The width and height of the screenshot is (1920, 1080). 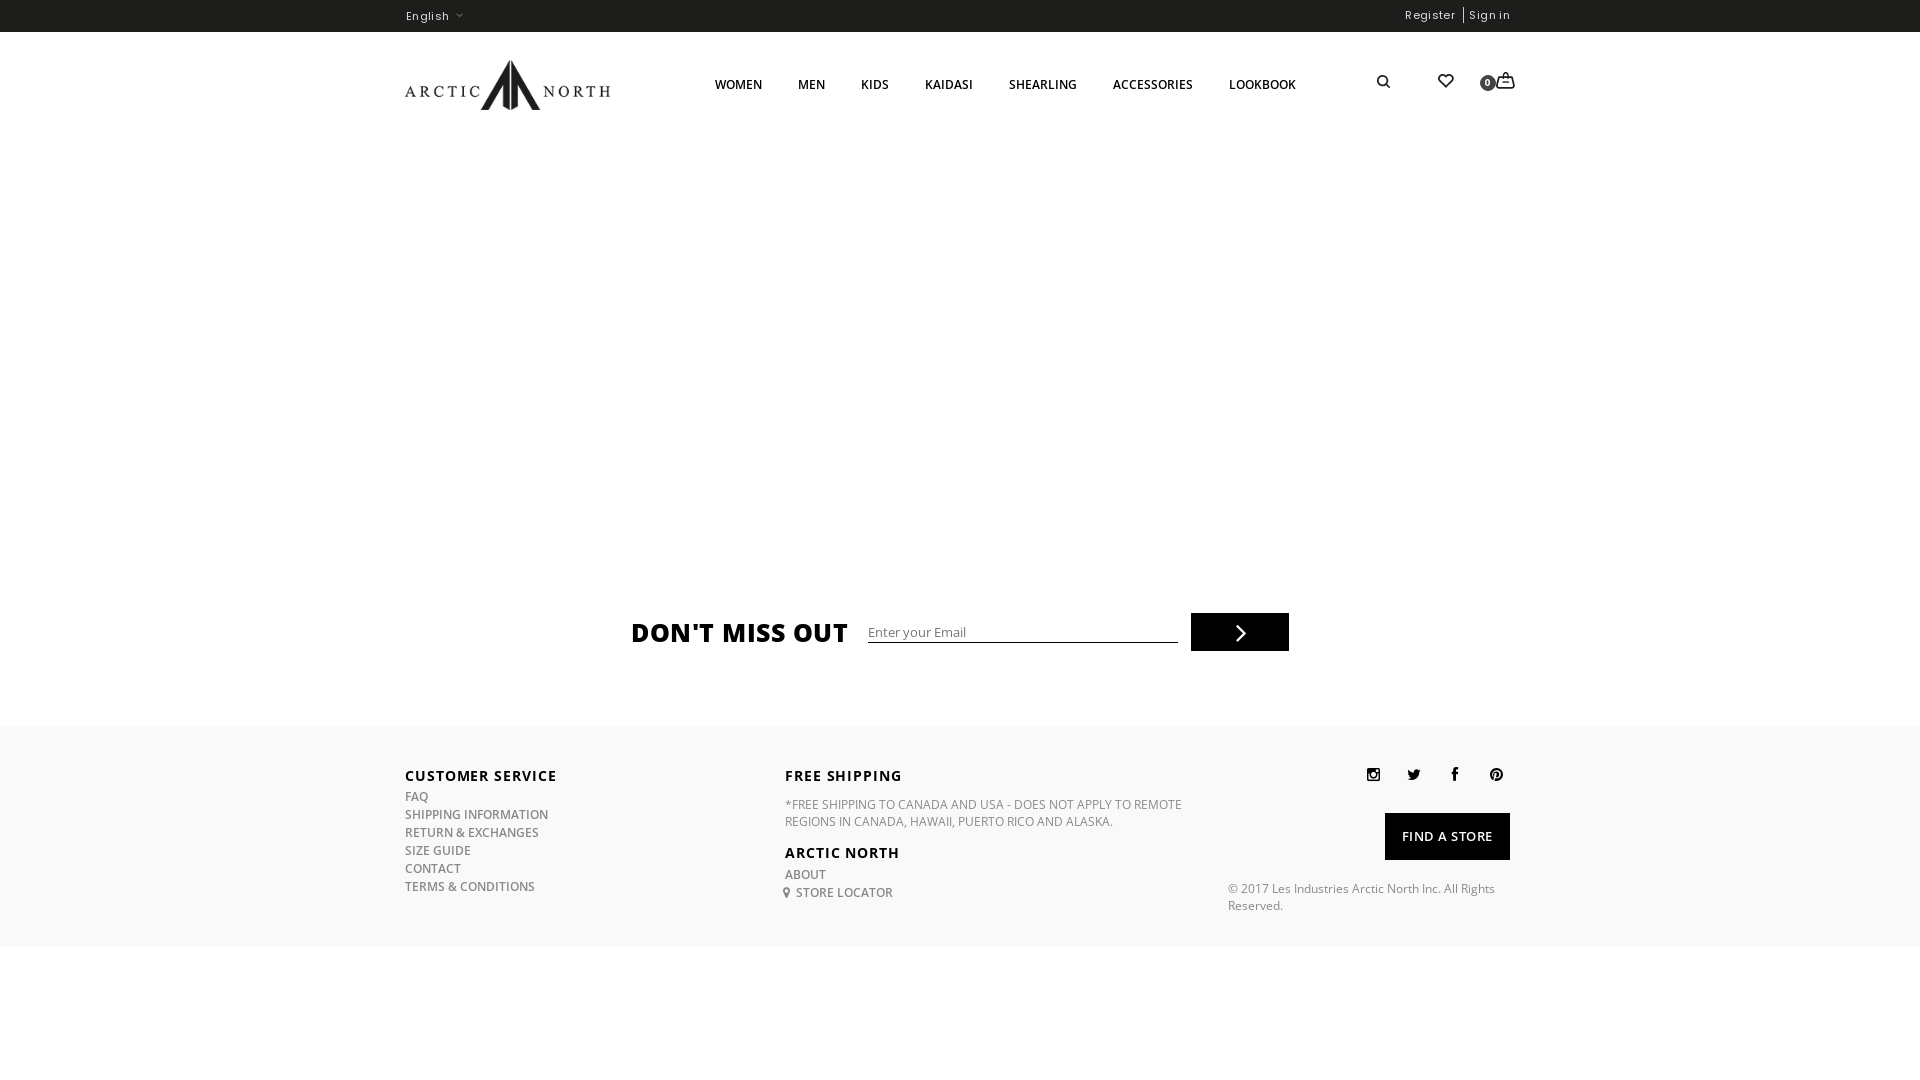 I want to click on 'RETURN & EXCHANGES', so click(x=470, y=832).